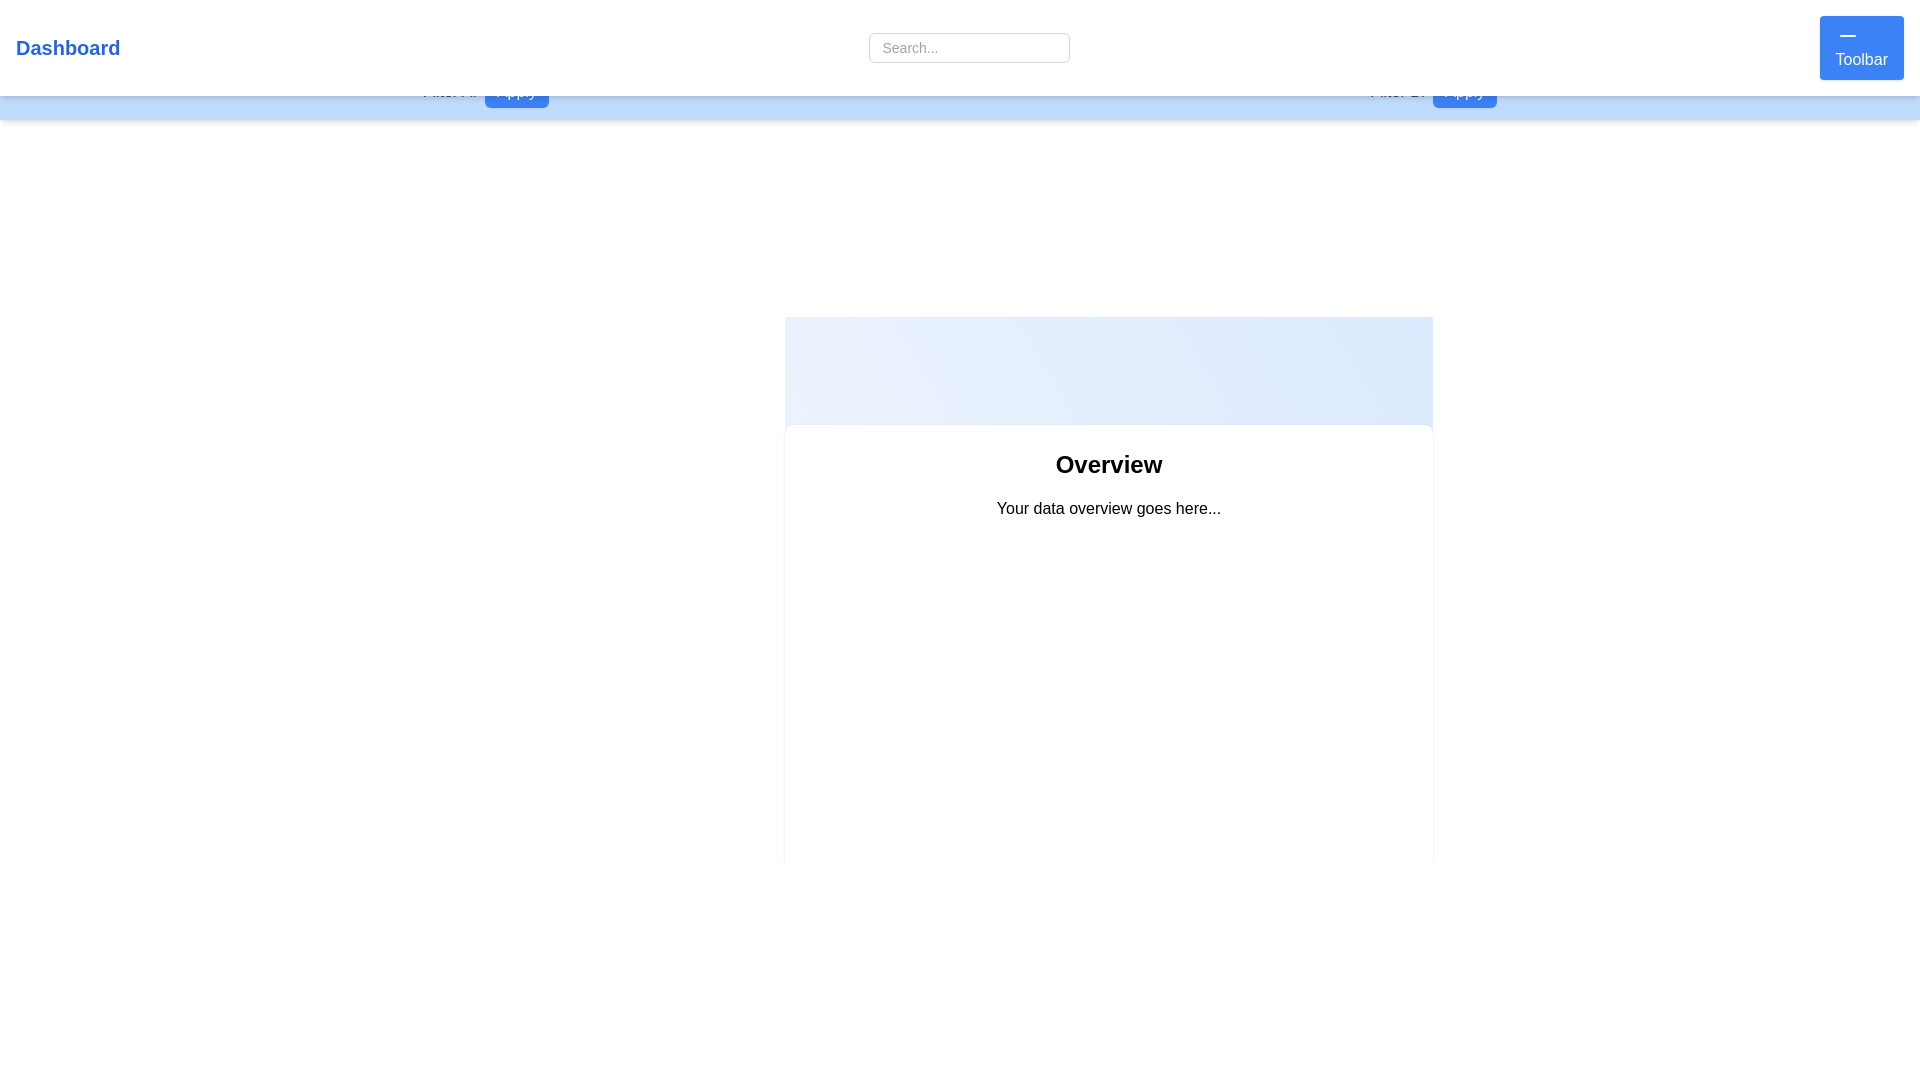  I want to click on the 'Filter A' button, so click(516, 92).